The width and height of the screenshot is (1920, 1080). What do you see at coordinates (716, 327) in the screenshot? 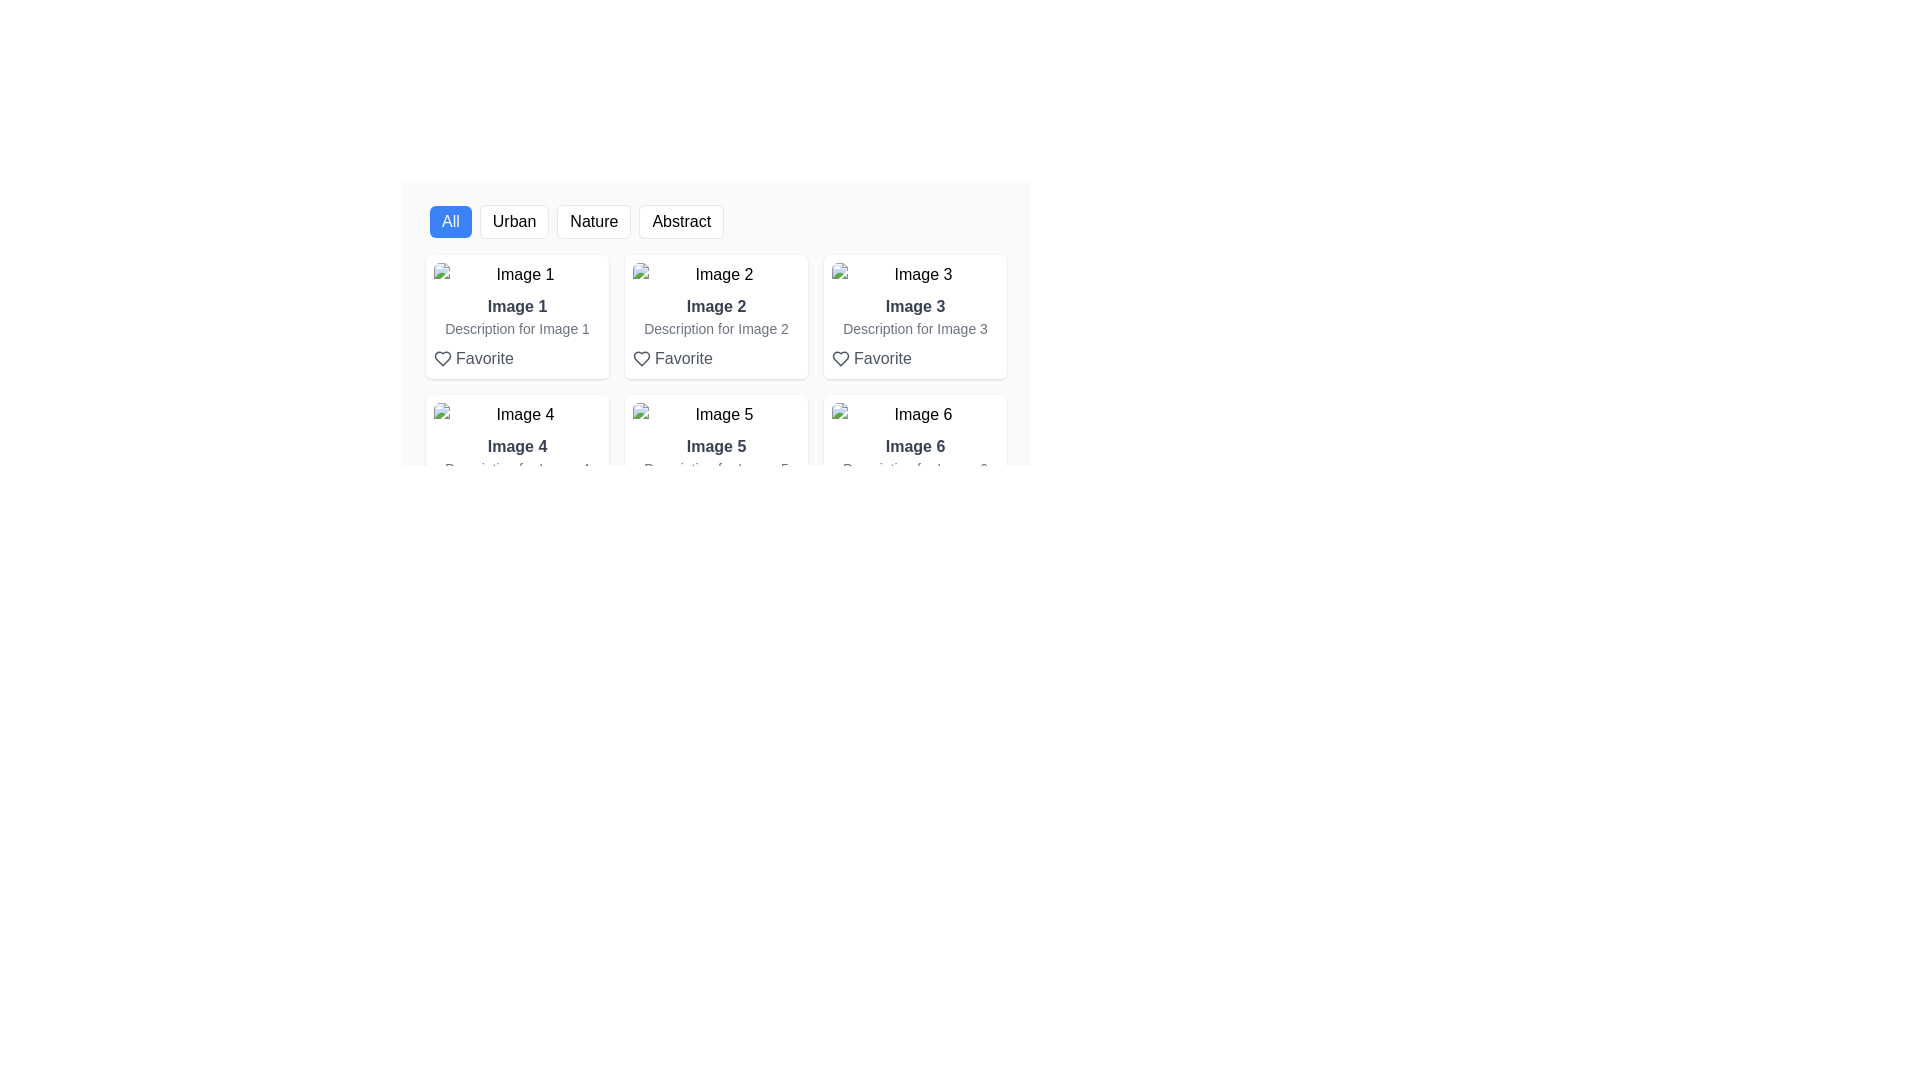
I see `the text label element reading 'Description for Image 2', which is styled in a smaller gray font and positioned between the 'Image 2' label and the 'Favorite' option` at bounding box center [716, 327].